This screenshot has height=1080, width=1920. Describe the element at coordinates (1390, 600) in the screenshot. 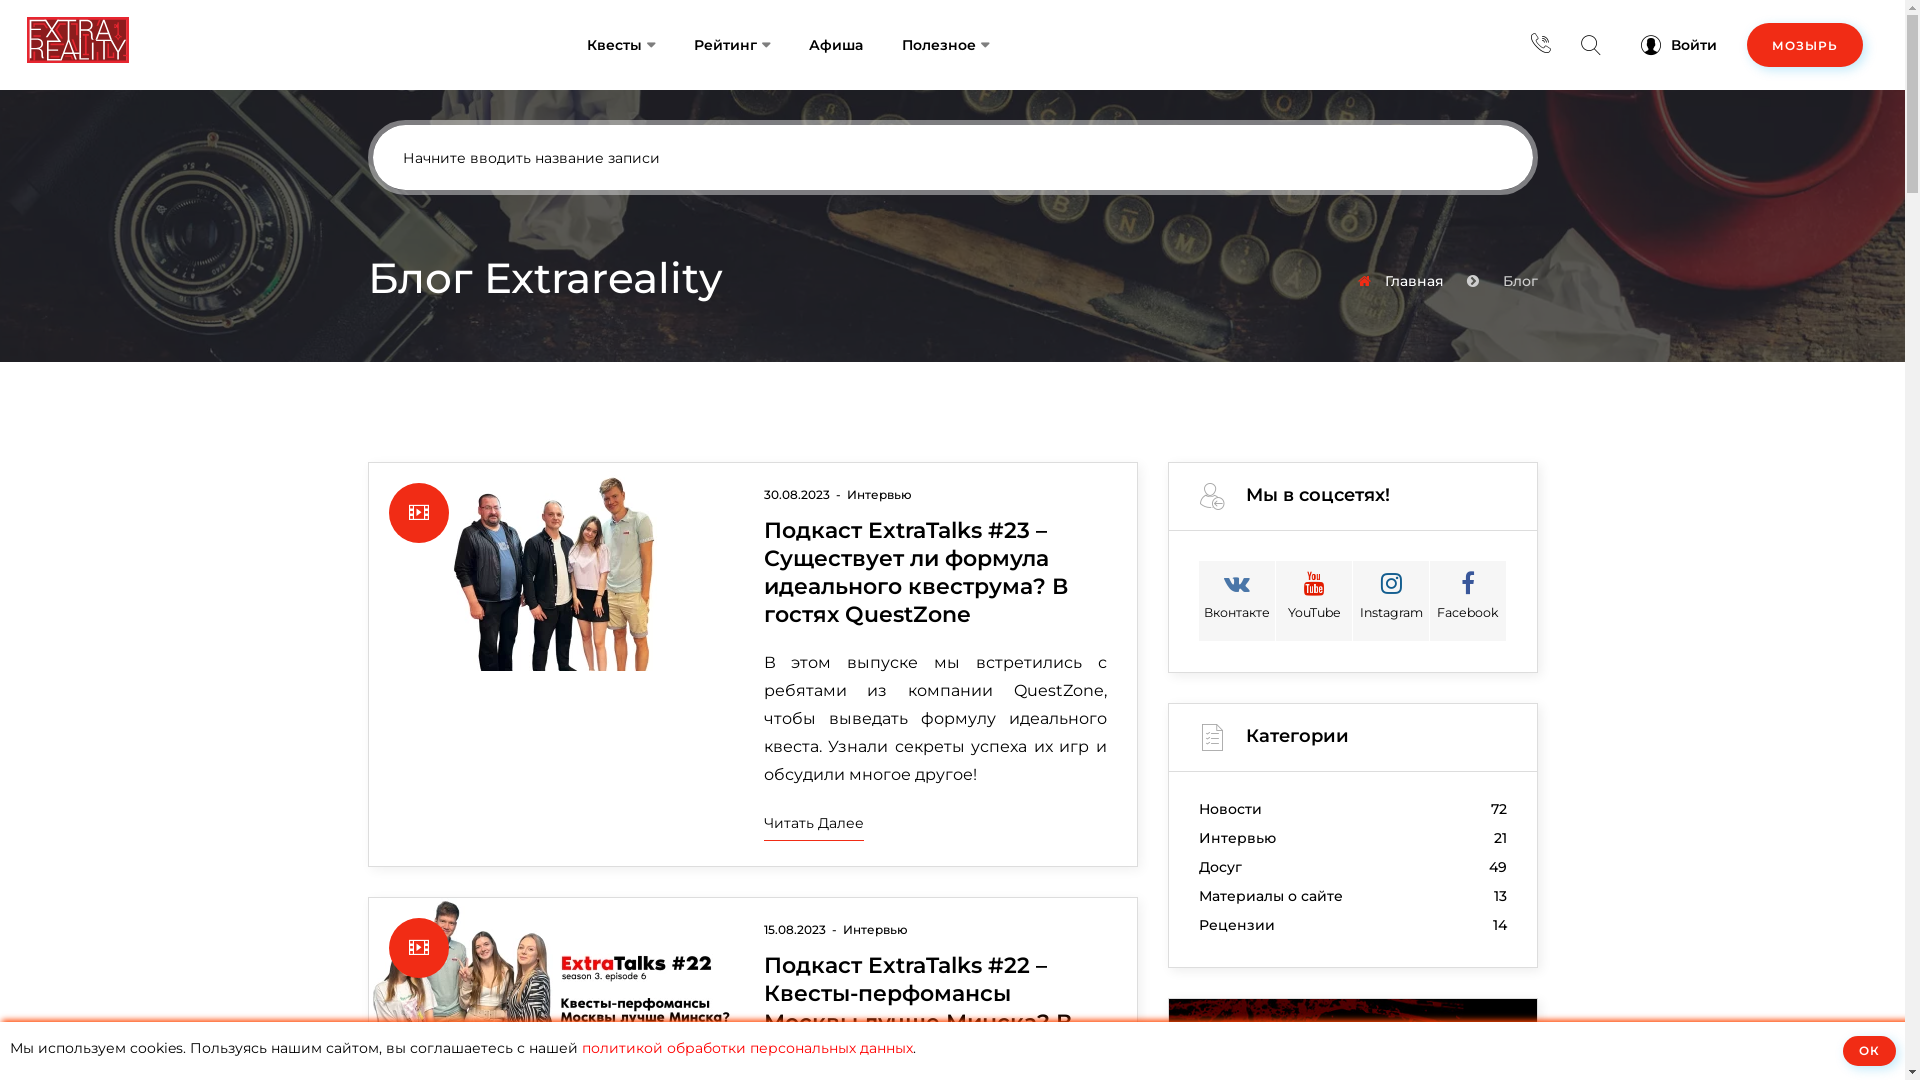

I see `'Instagram'` at that location.